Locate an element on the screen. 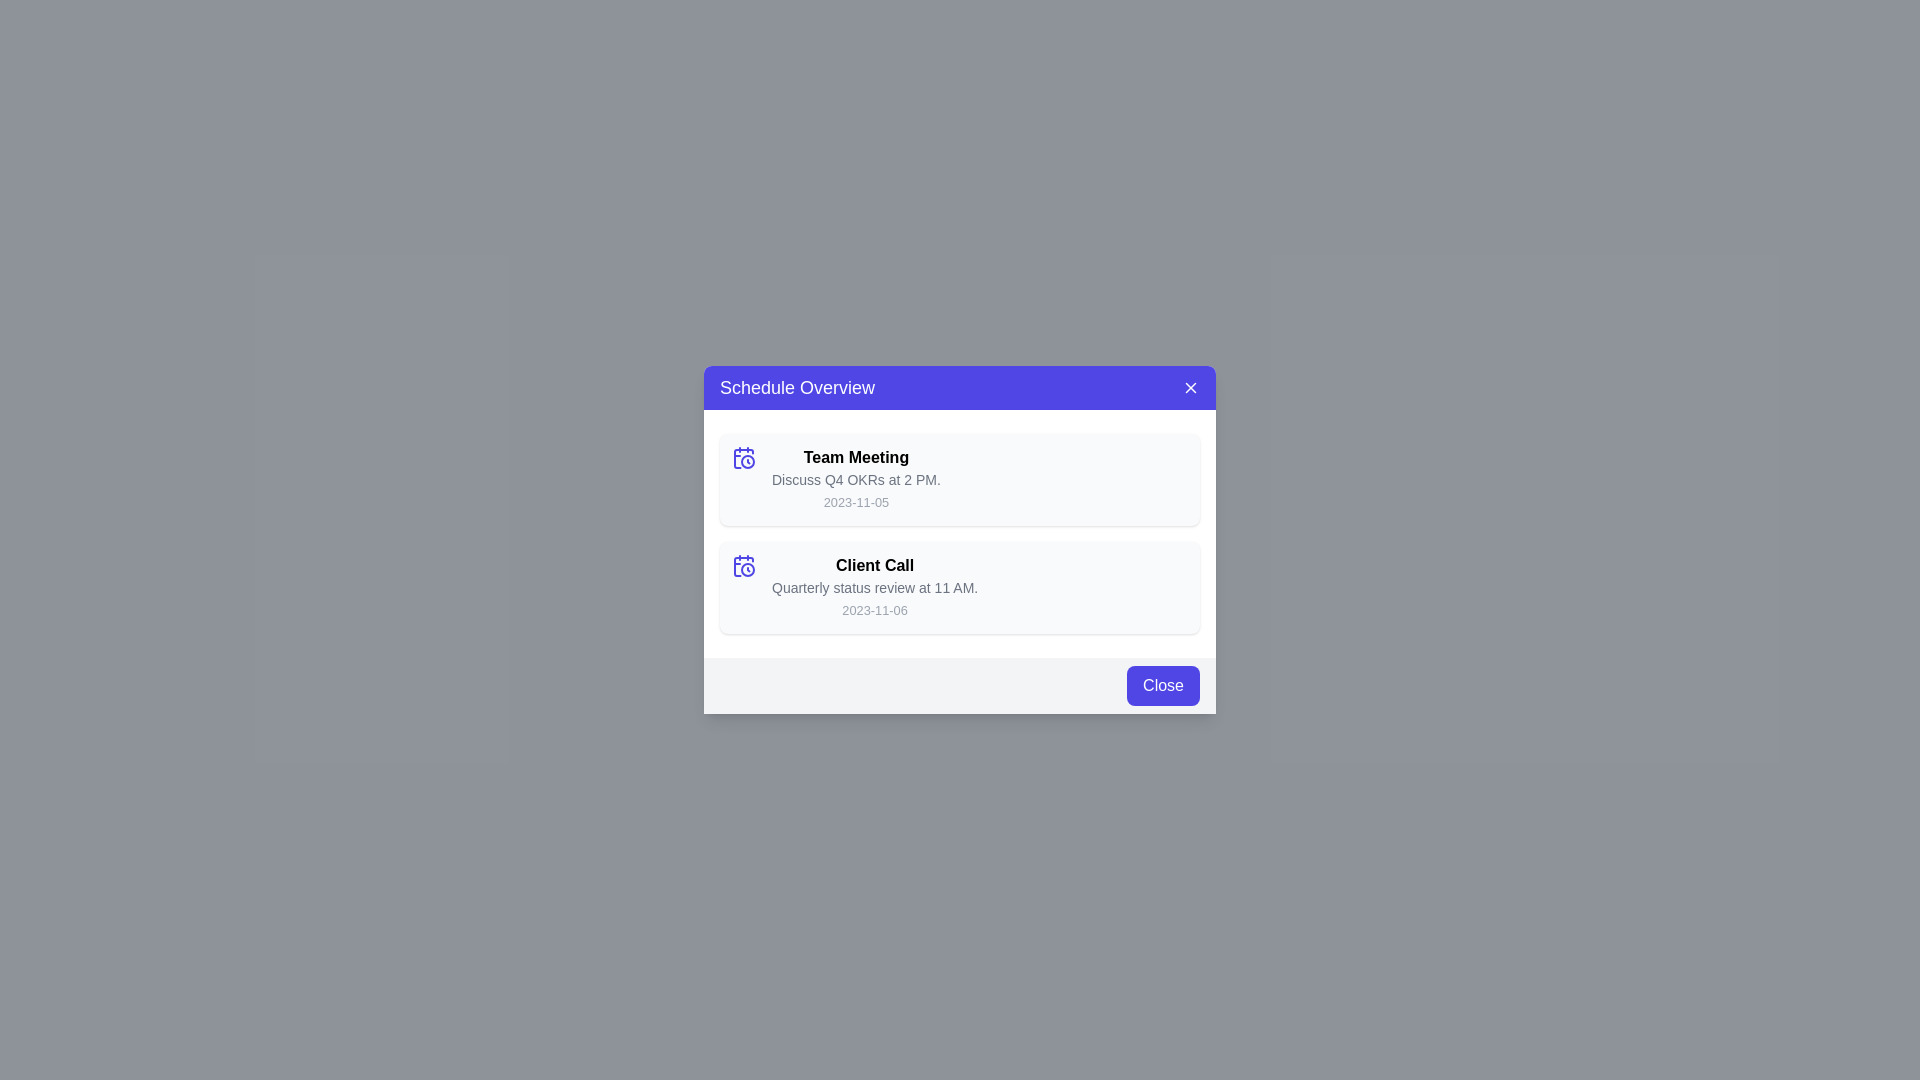  the 'Team Meeting' text block, which includes the heading 'Team Meeting', the description 'Discuss Q4 OKRs at 2 PM.', and the date '2023-11-05' is located at coordinates (856, 479).